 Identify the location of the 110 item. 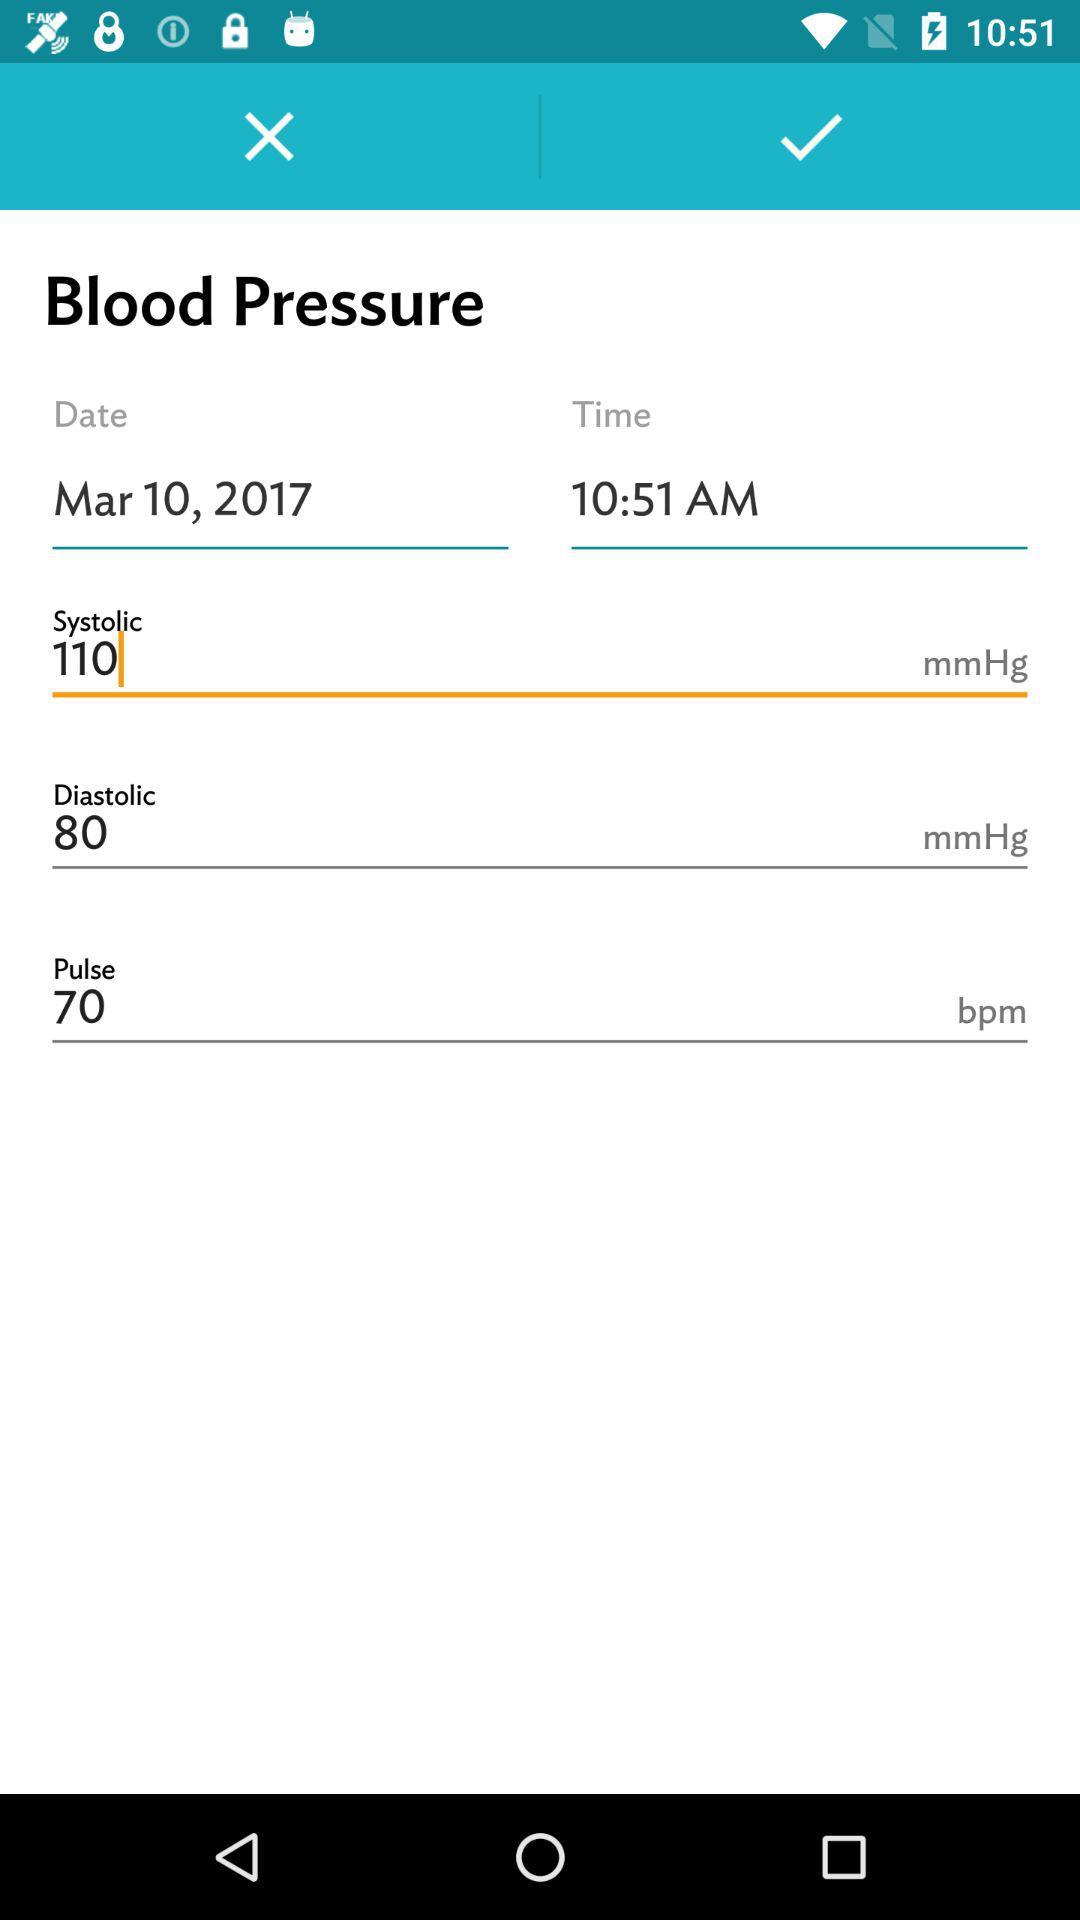
(540, 660).